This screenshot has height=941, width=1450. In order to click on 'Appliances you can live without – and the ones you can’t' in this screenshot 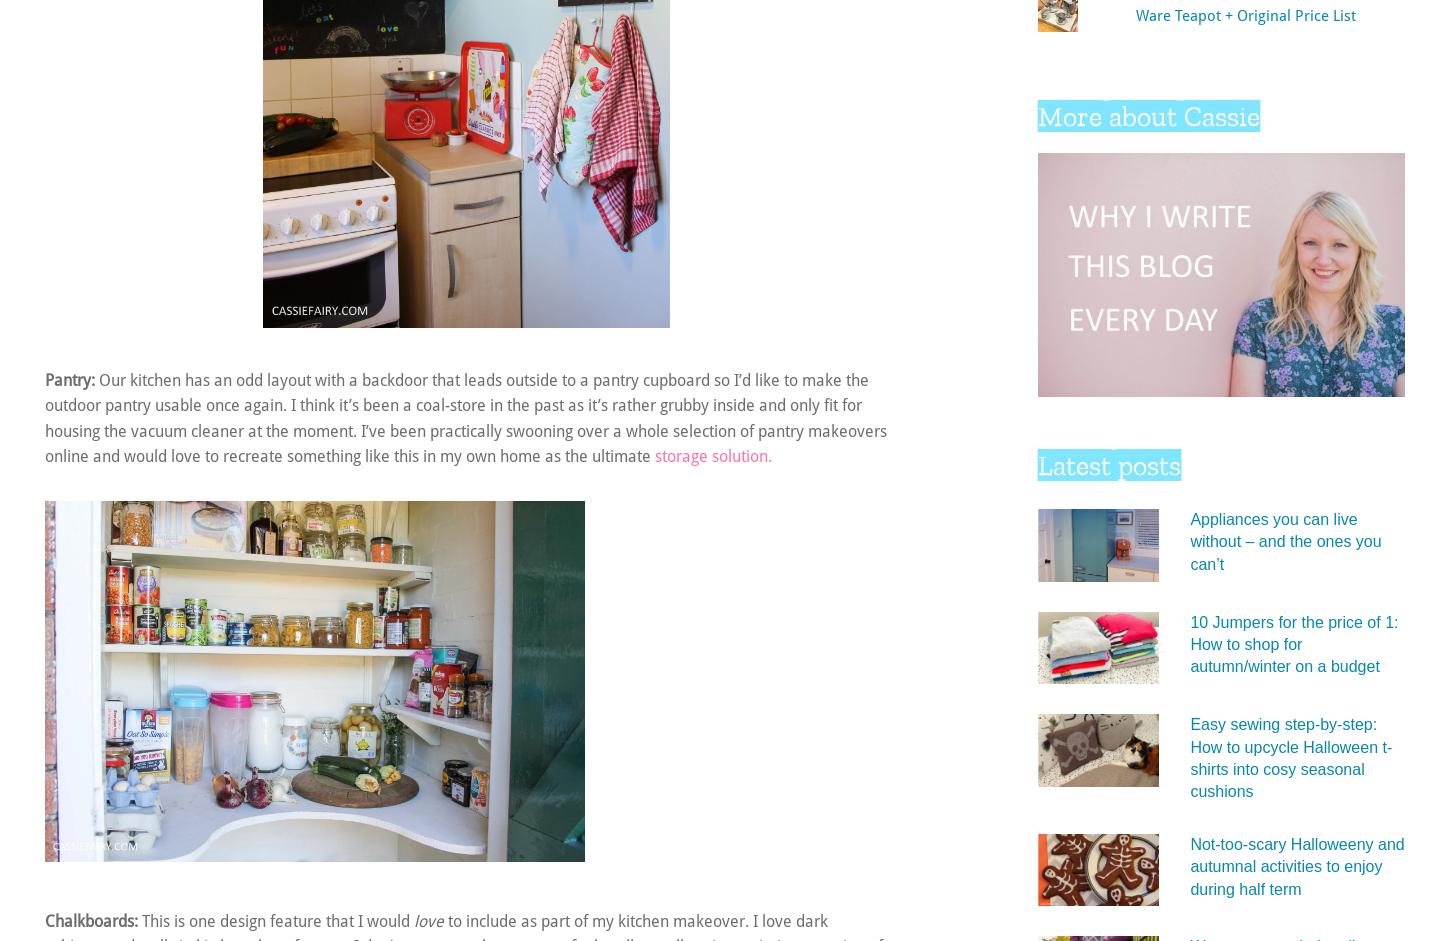, I will do `click(1285, 541)`.